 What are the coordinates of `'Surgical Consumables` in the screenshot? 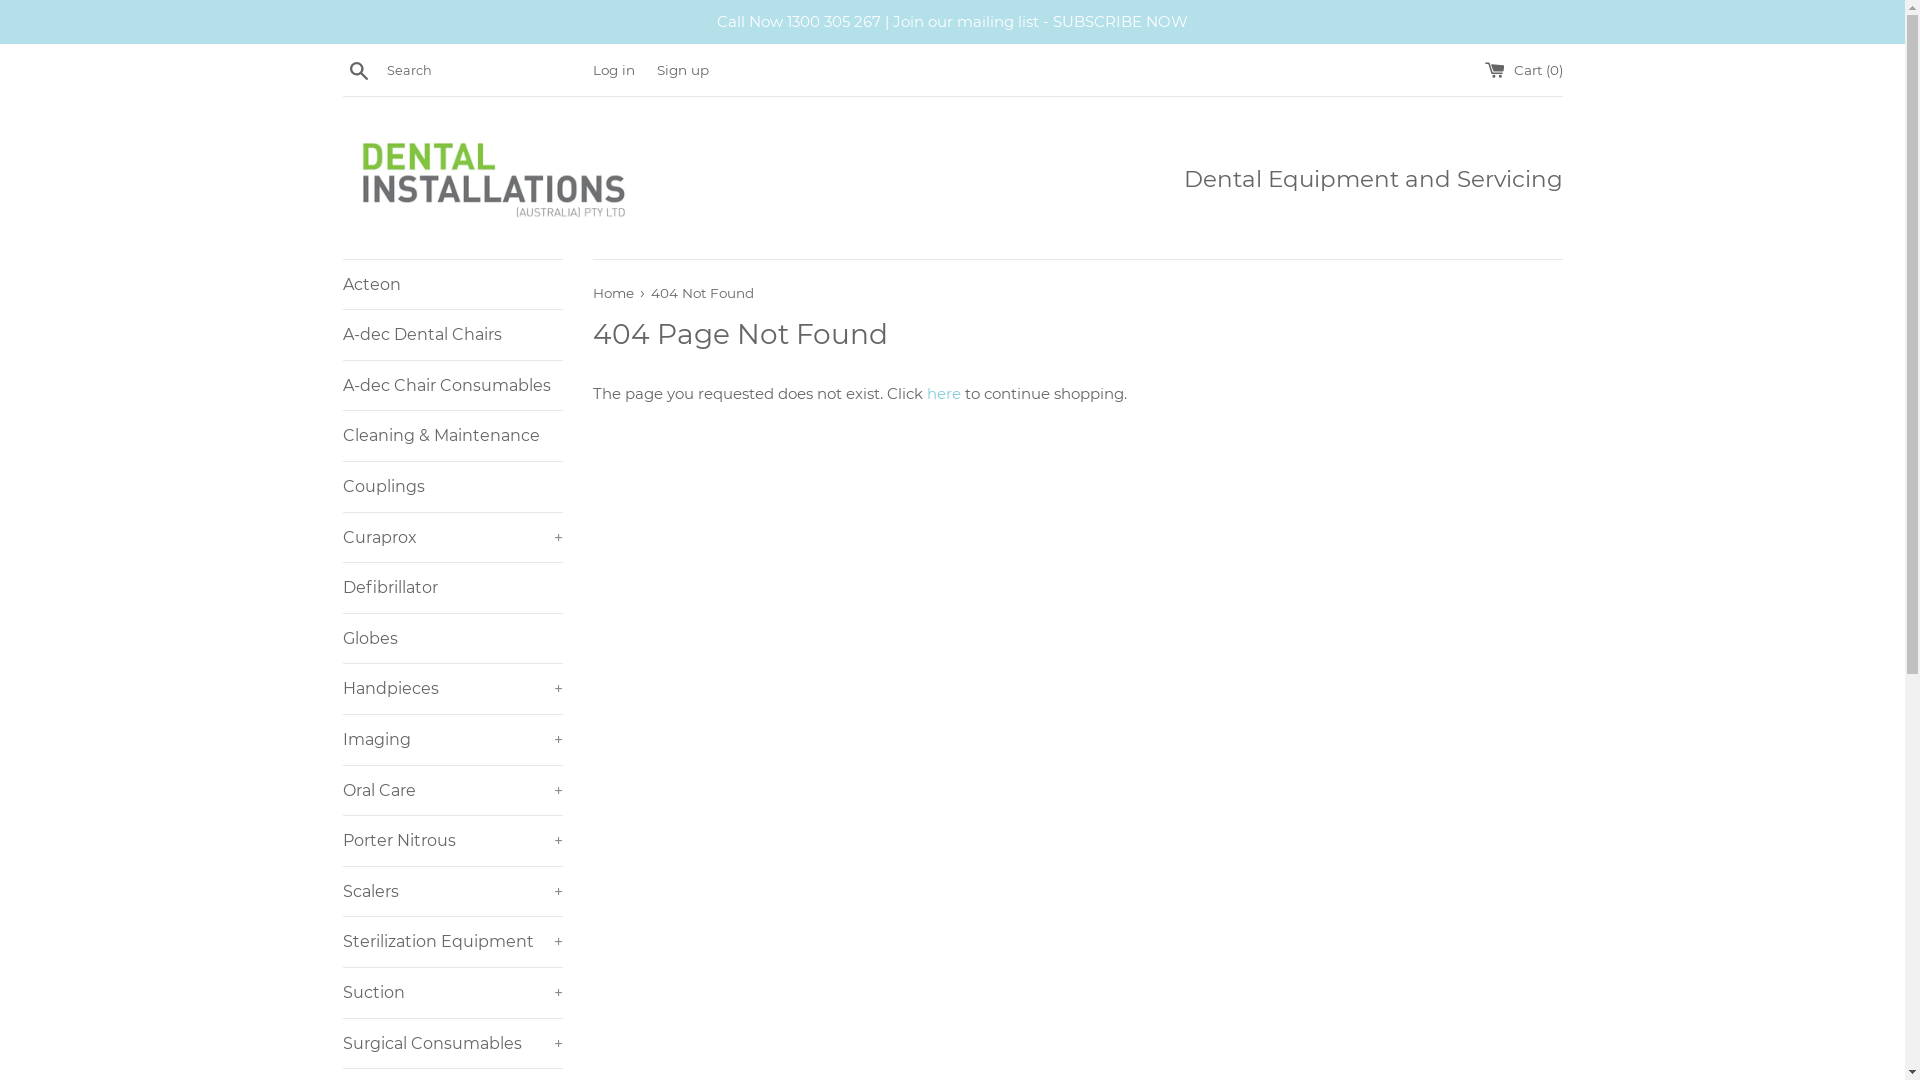 It's located at (450, 1043).